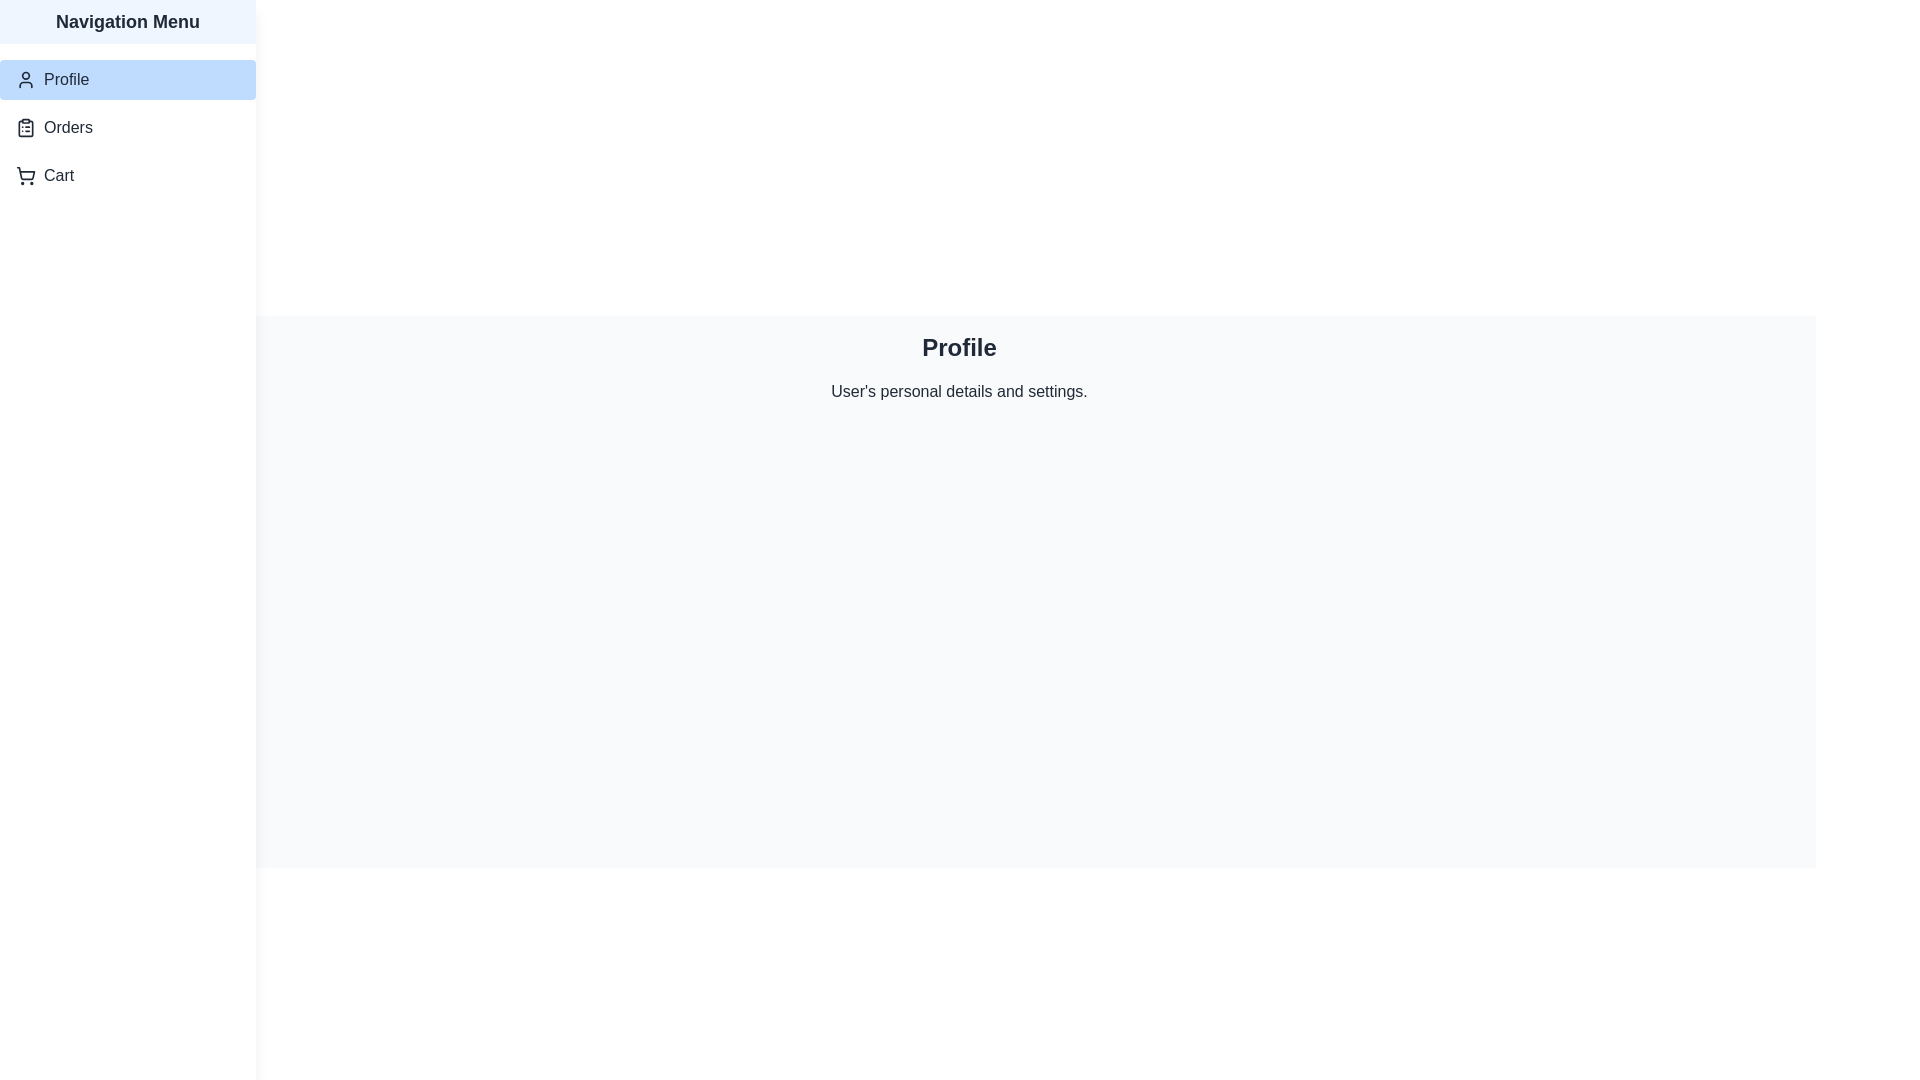 This screenshot has height=1080, width=1920. What do you see at coordinates (59, 175) in the screenshot?
I see `the third menu option label in the left-side navigation menu` at bounding box center [59, 175].